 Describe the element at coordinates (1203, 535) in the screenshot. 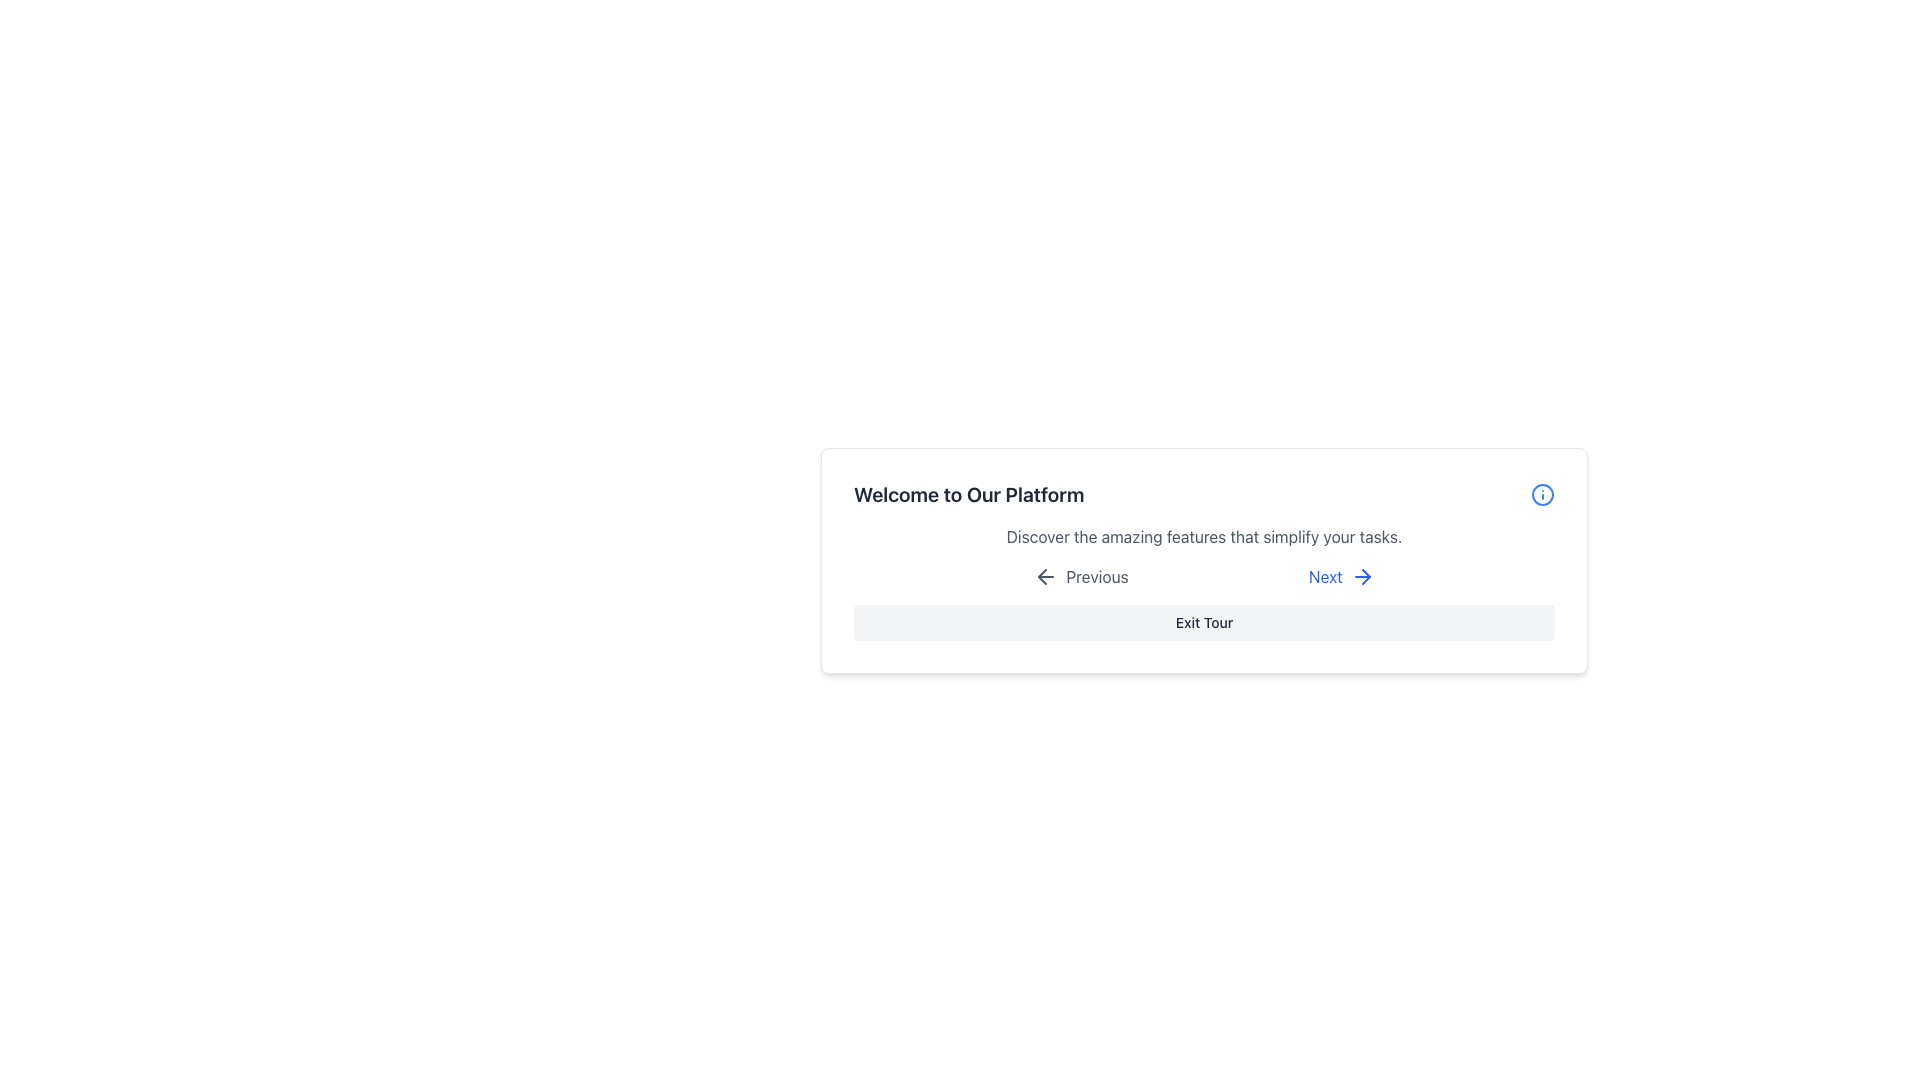

I see `the static text element that provides information about the platform's features, located below the header 'Welcome to Our Platform' and above the navigation options 'Previous' and 'Next'` at that location.